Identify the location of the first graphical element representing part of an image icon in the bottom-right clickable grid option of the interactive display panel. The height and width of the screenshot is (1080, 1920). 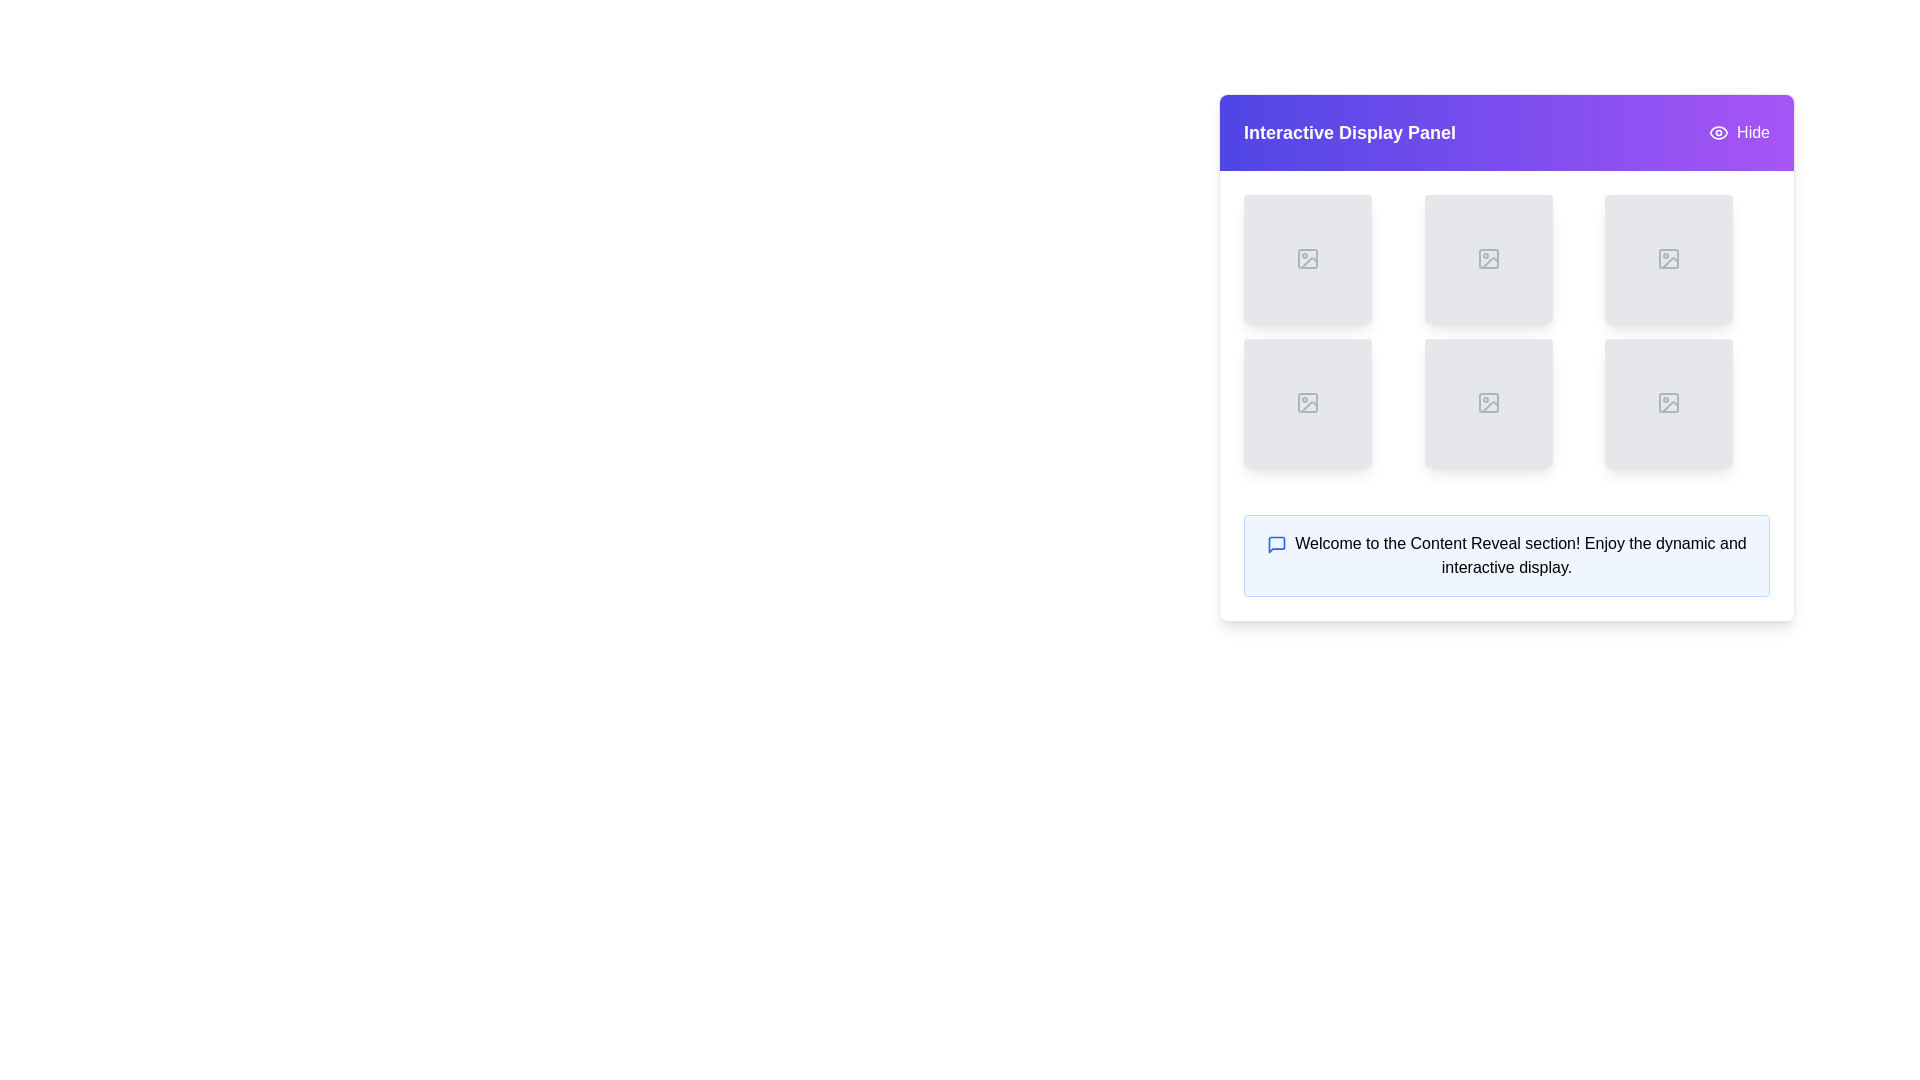
(1669, 402).